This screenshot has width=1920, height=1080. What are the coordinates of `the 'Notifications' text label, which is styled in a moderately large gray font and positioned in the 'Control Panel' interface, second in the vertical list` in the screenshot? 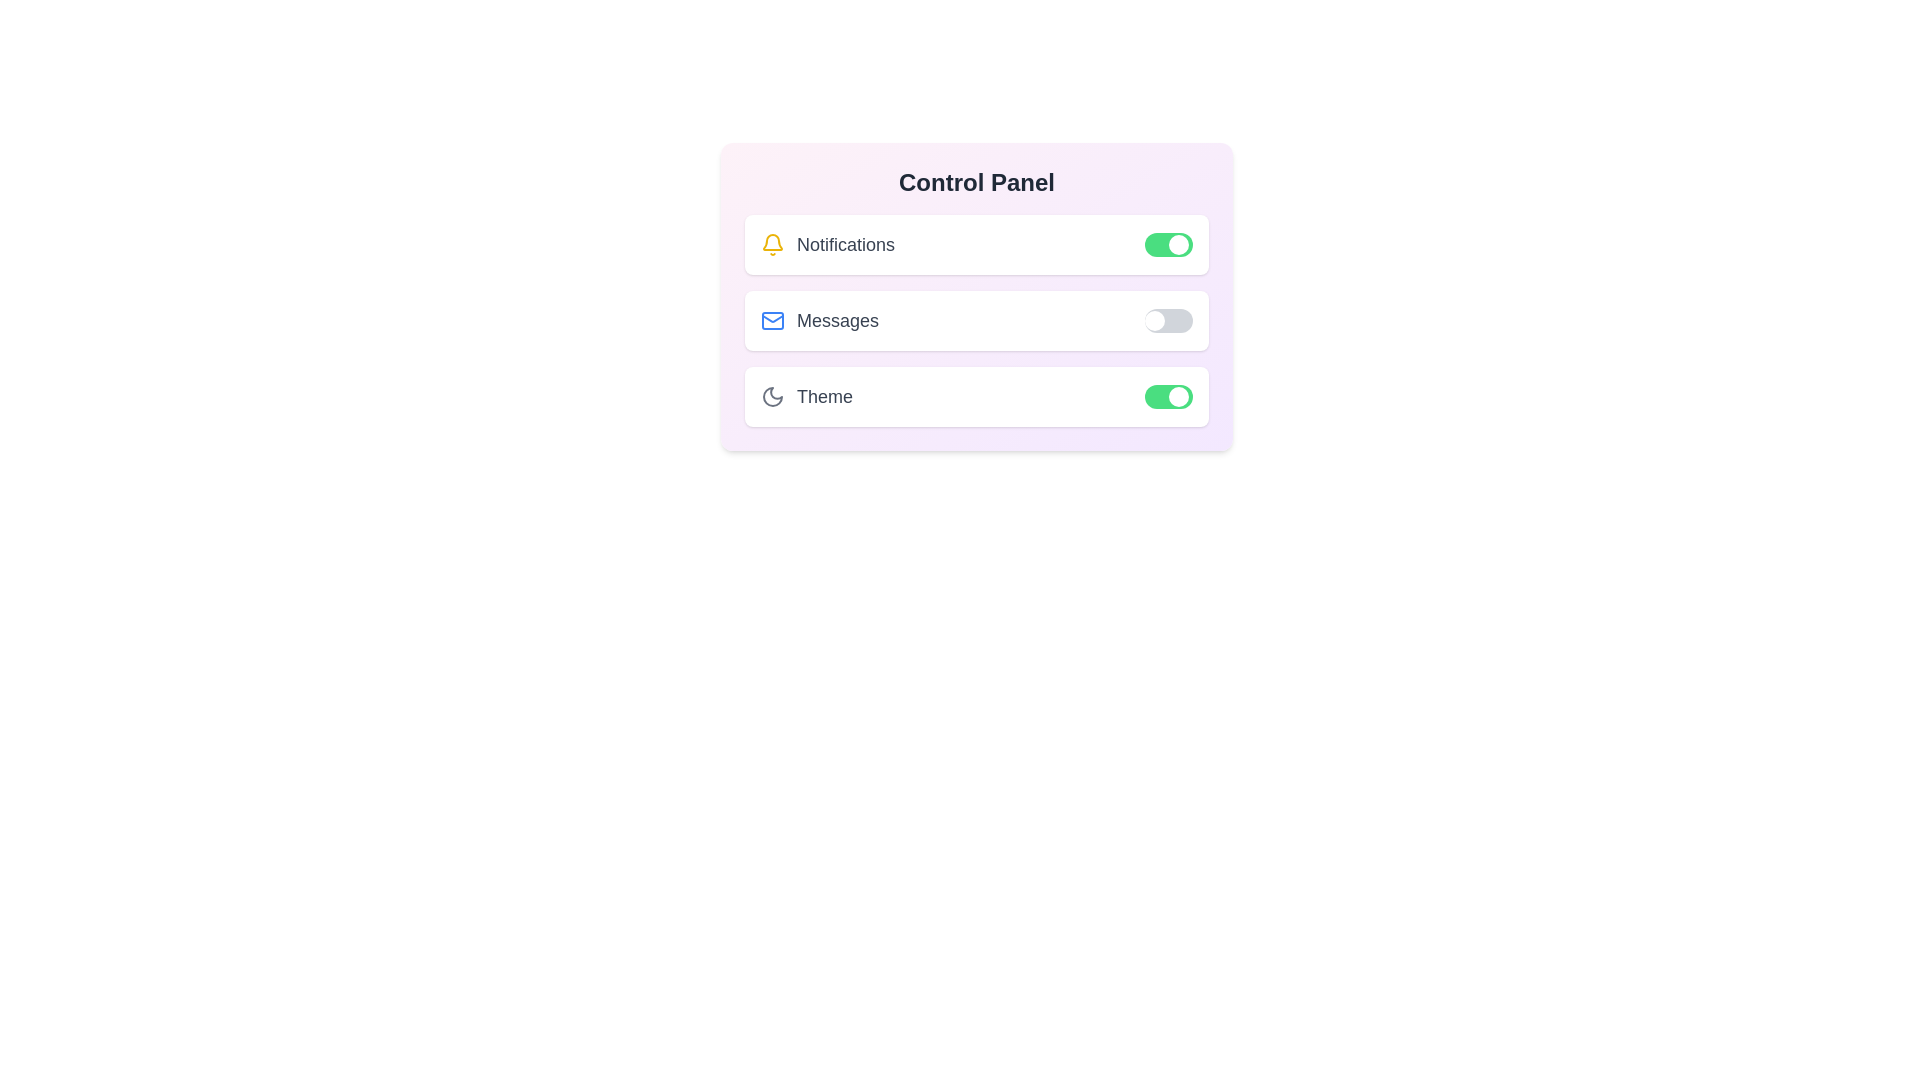 It's located at (845, 244).